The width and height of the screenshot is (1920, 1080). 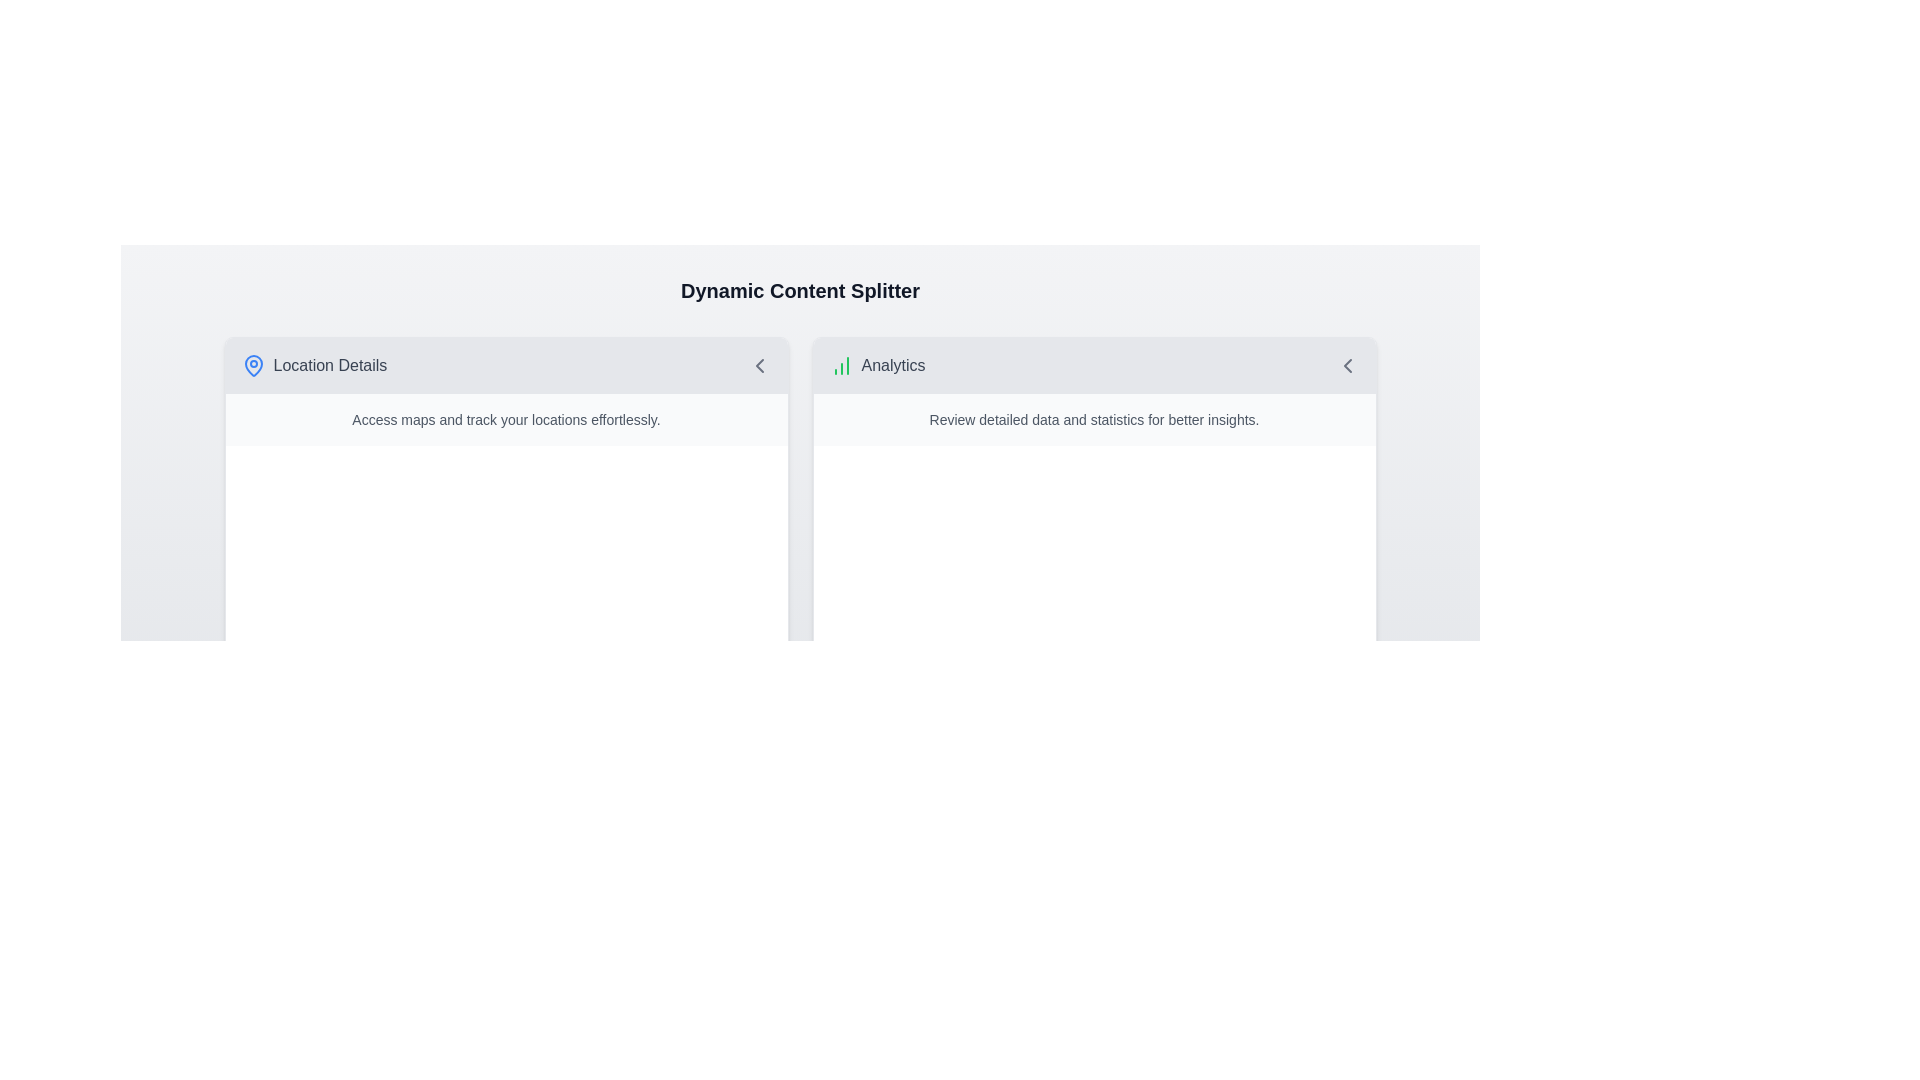 I want to click on the 'Analytics' text label, which is styled in gray and positioned next to a green icon representing increasing columns, so click(x=892, y=366).